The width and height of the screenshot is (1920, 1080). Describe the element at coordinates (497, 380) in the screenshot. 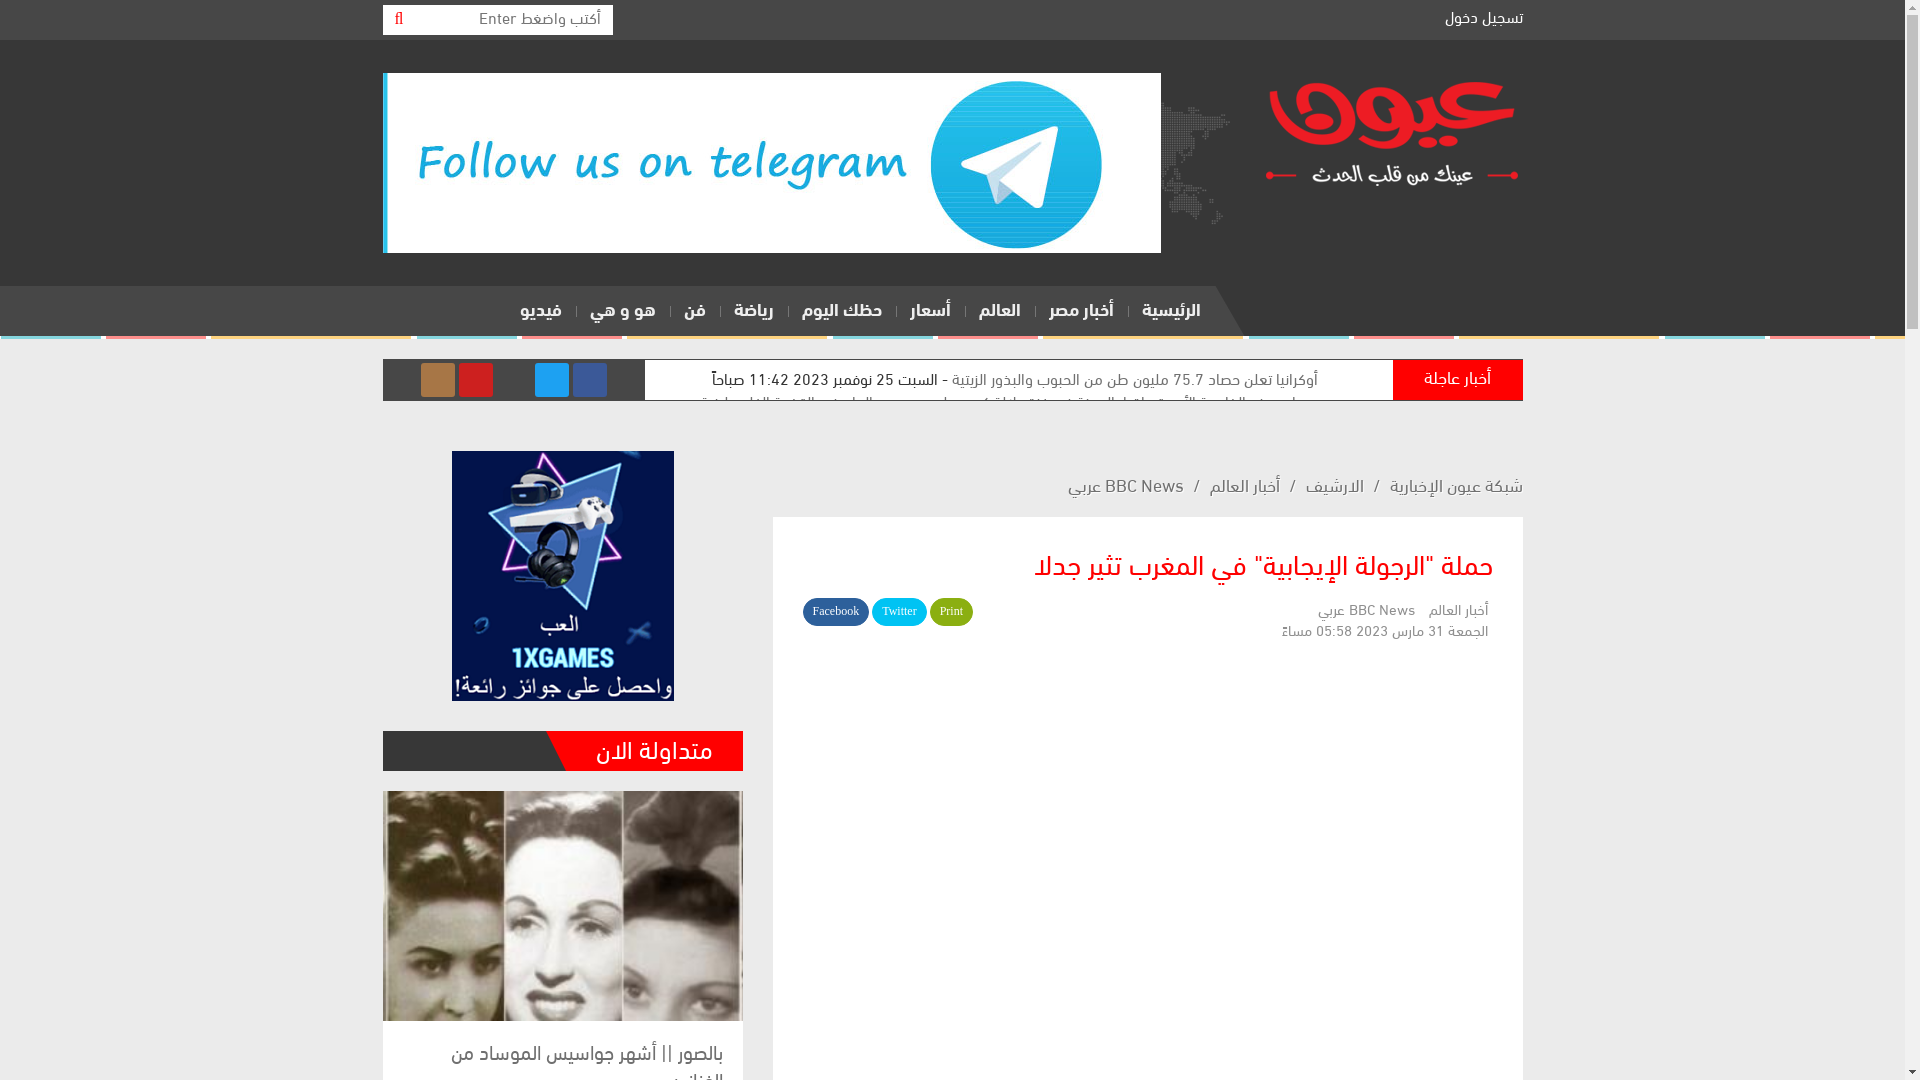

I see `'Telegram'` at that location.